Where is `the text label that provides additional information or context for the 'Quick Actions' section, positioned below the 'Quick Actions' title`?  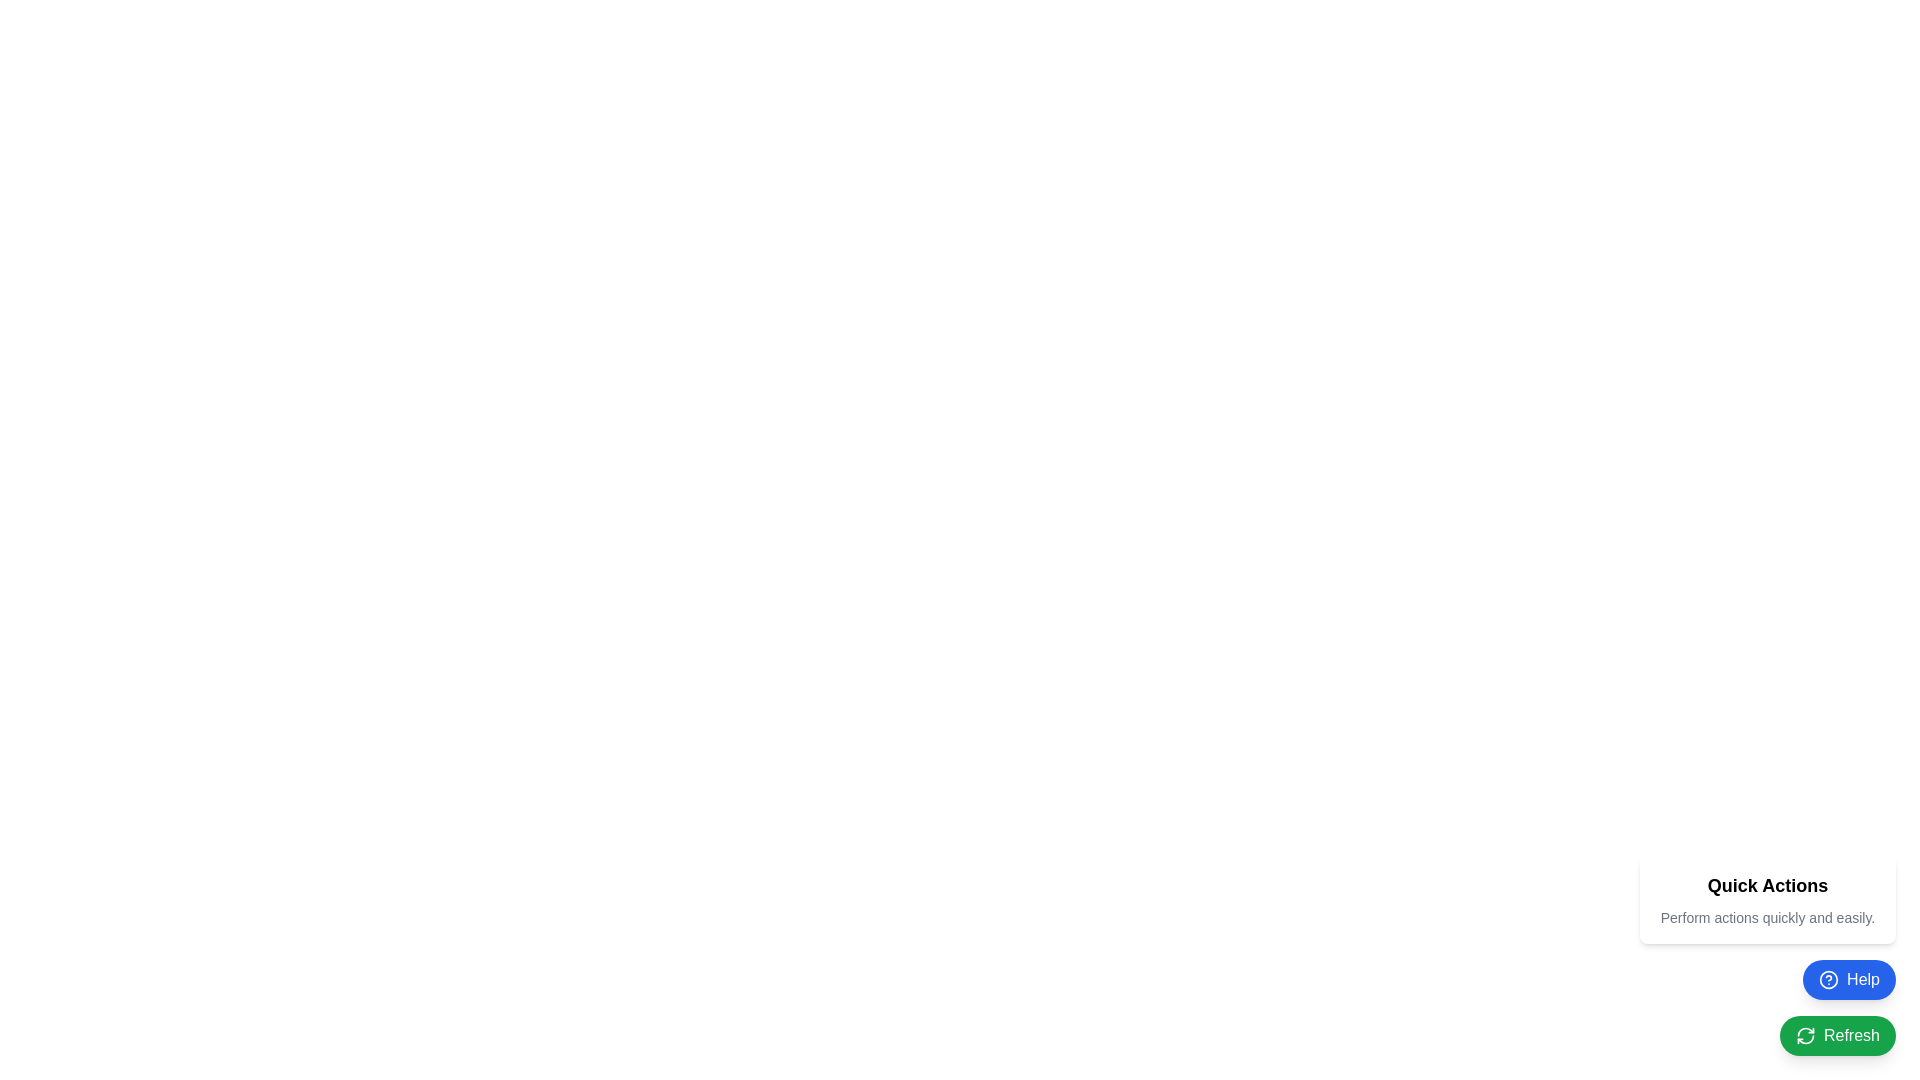
the text label that provides additional information or context for the 'Quick Actions' section, positioned below the 'Quick Actions' title is located at coordinates (1767, 918).